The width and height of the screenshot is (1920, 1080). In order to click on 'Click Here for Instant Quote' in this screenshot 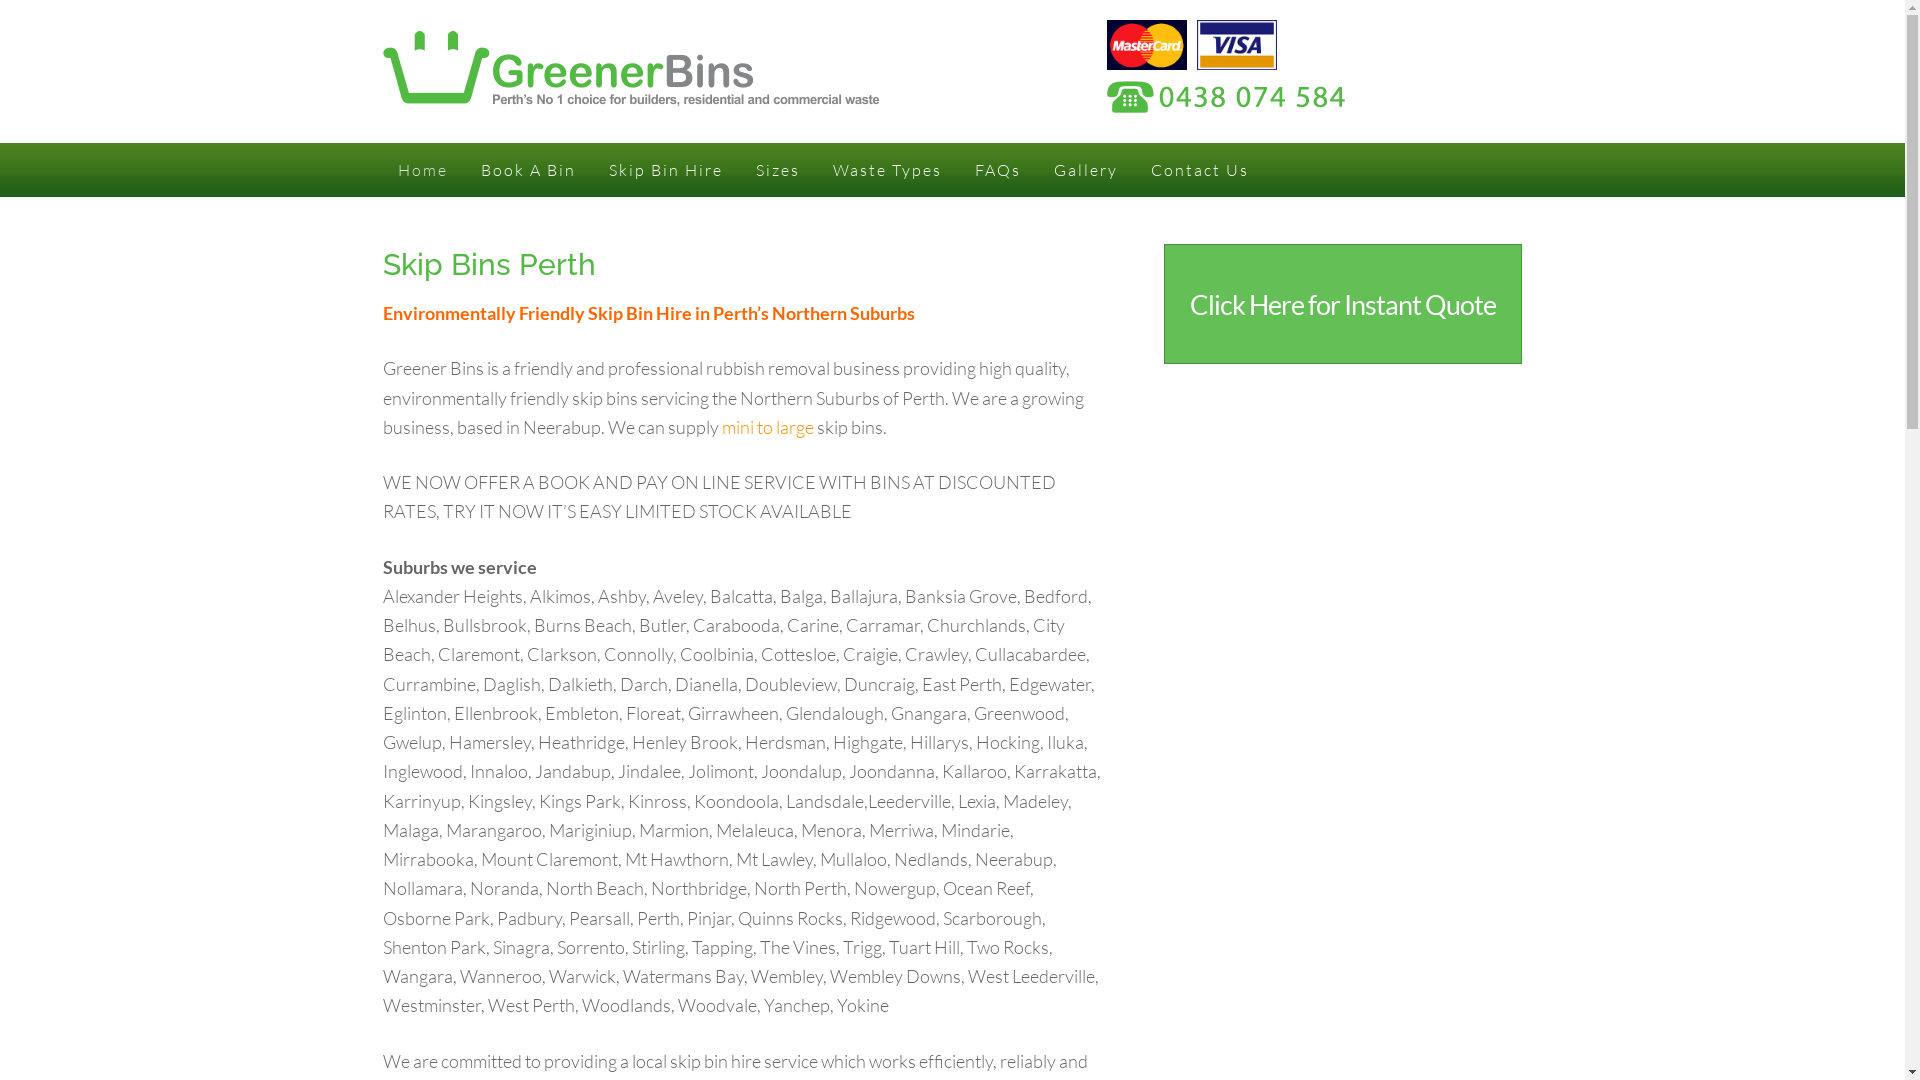, I will do `click(1343, 304)`.